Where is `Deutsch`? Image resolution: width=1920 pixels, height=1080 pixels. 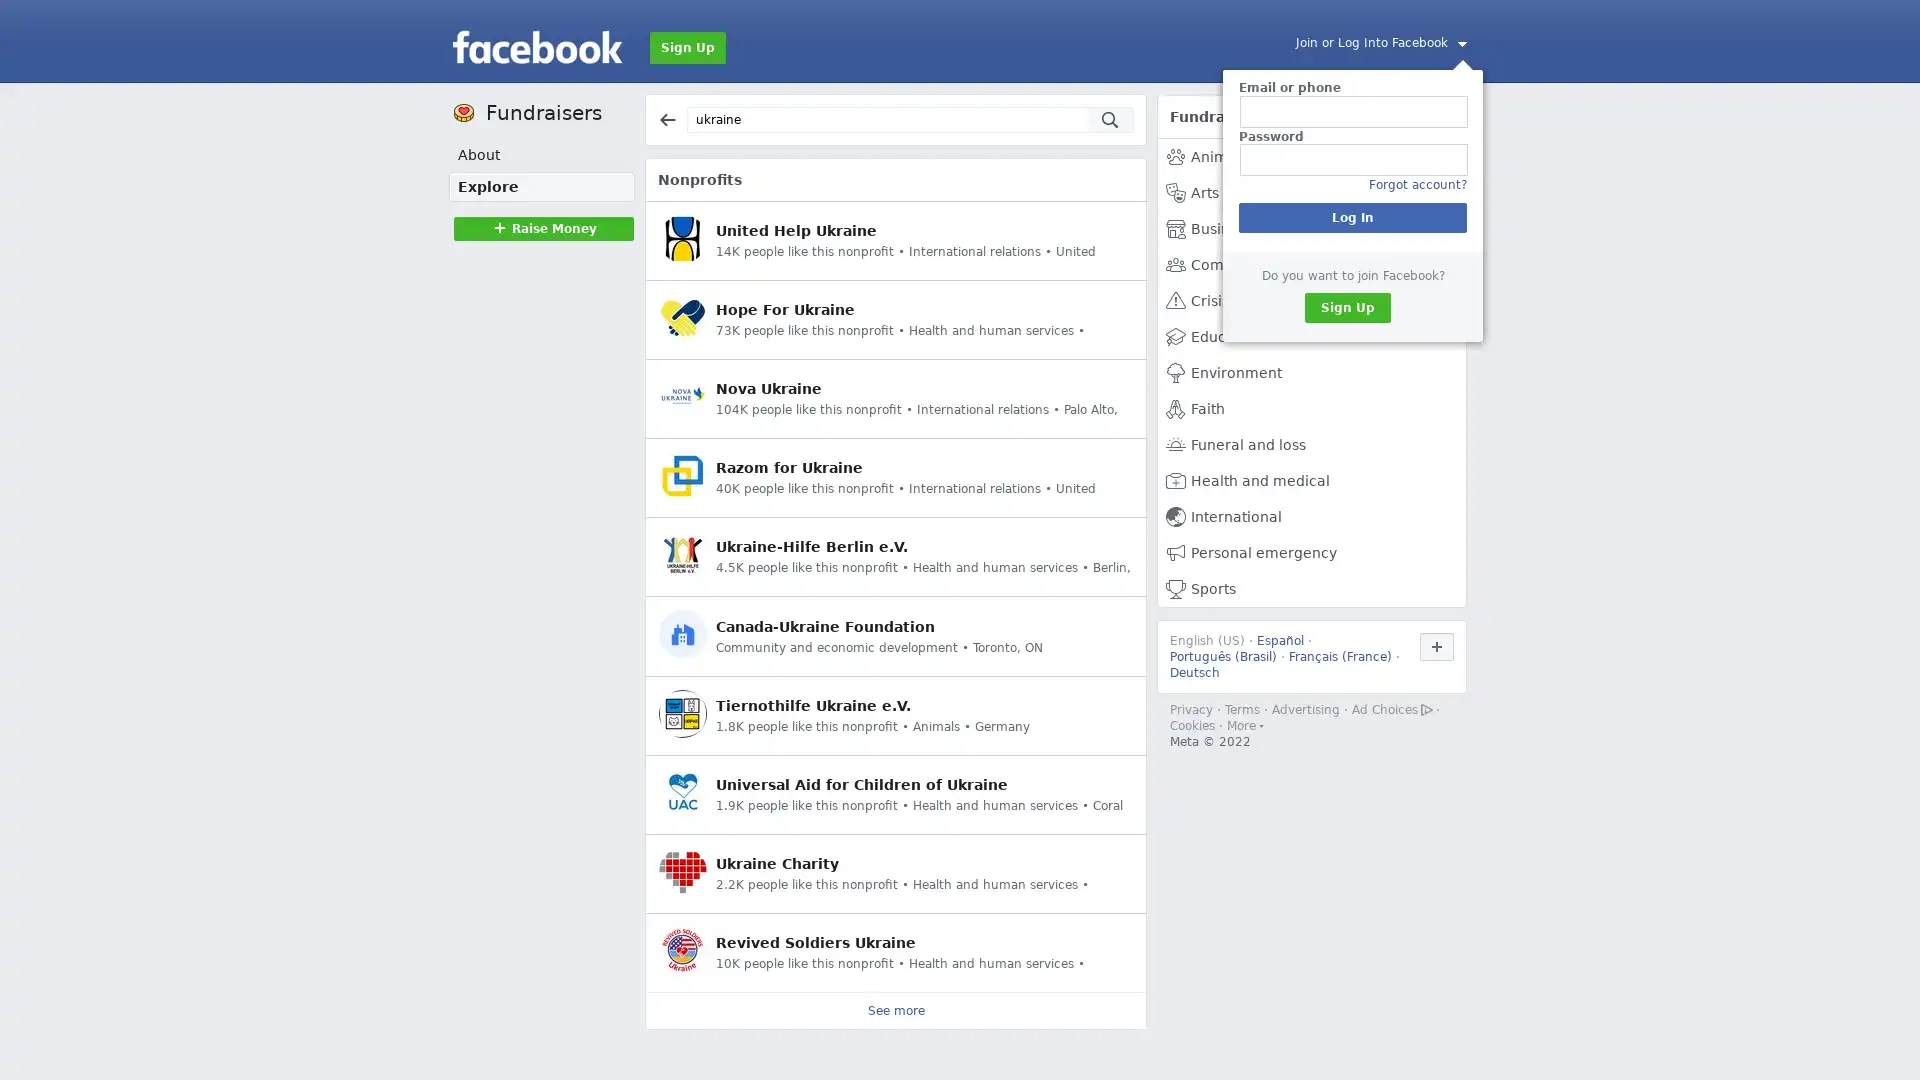 Deutsch is located at coordinates (1195, 672).